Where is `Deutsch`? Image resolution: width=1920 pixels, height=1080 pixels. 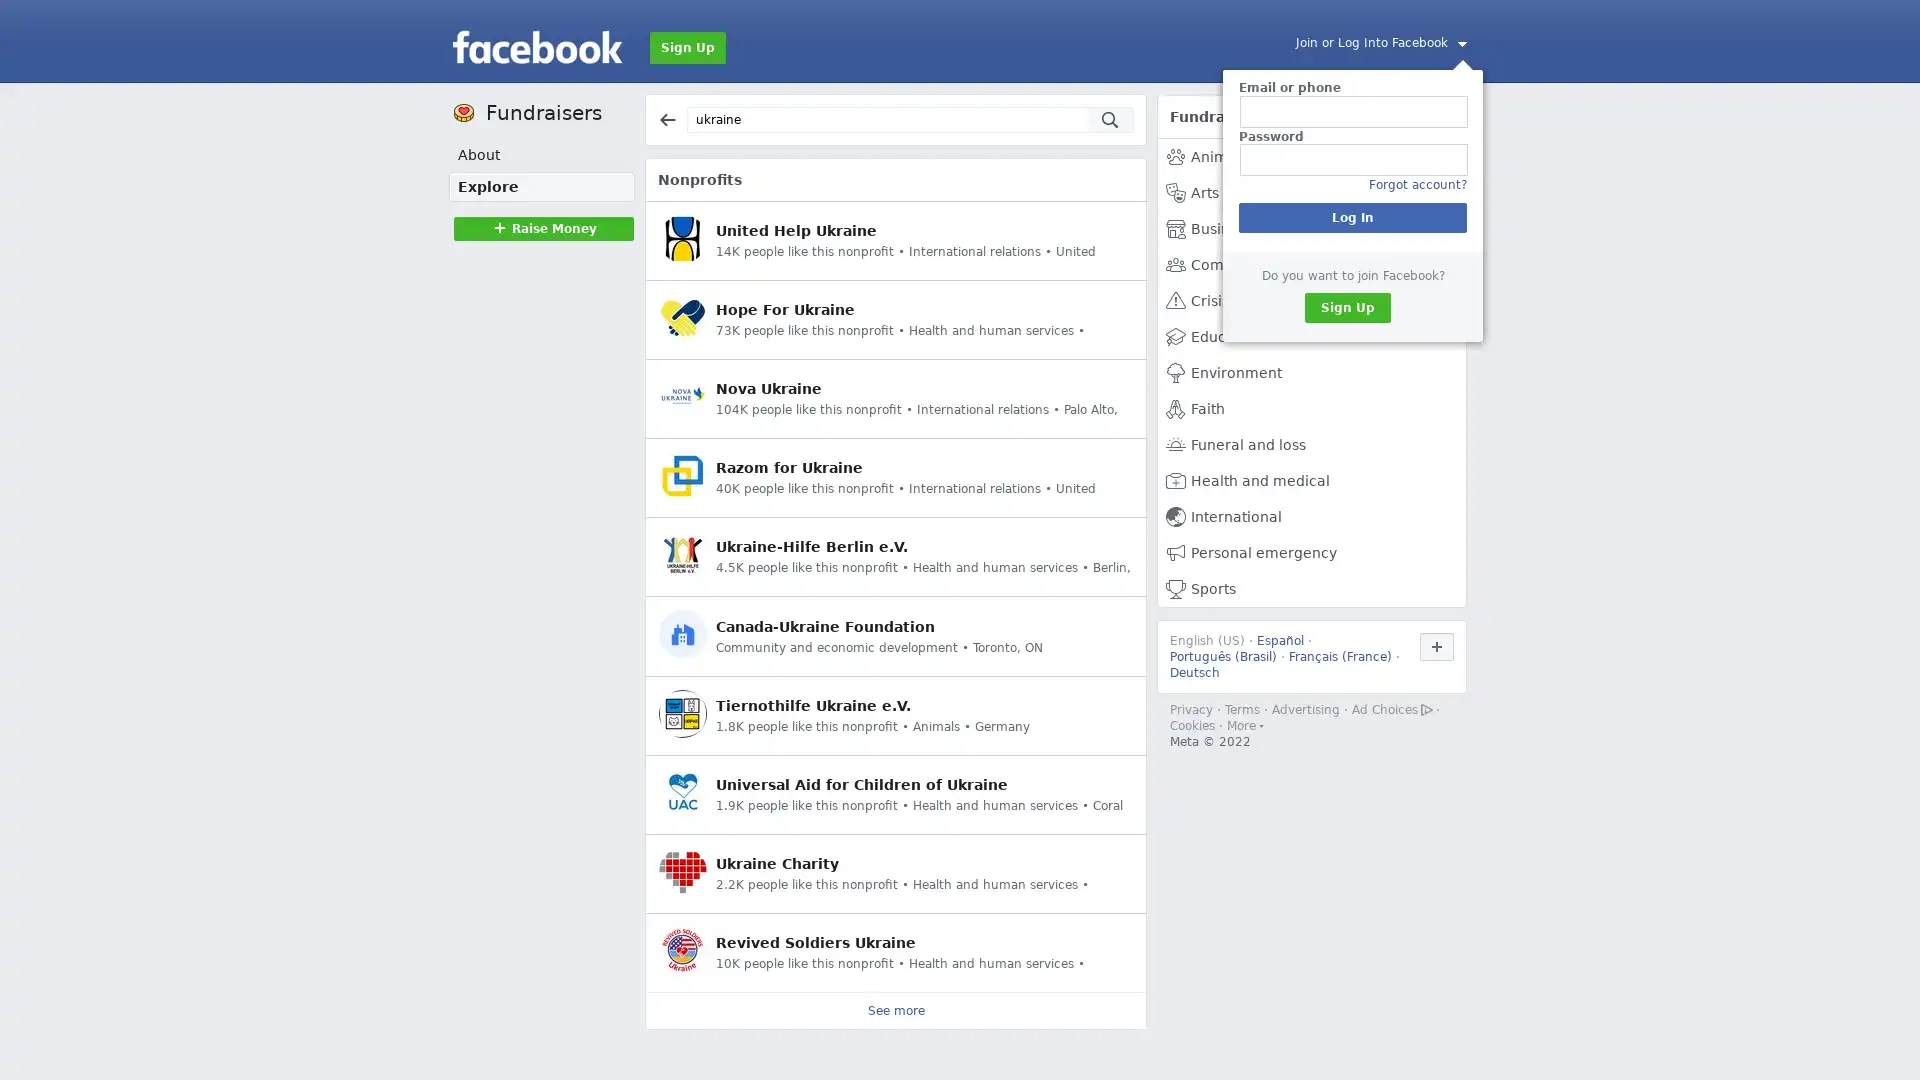 Deutsch is located at coordinates (1195, 672).